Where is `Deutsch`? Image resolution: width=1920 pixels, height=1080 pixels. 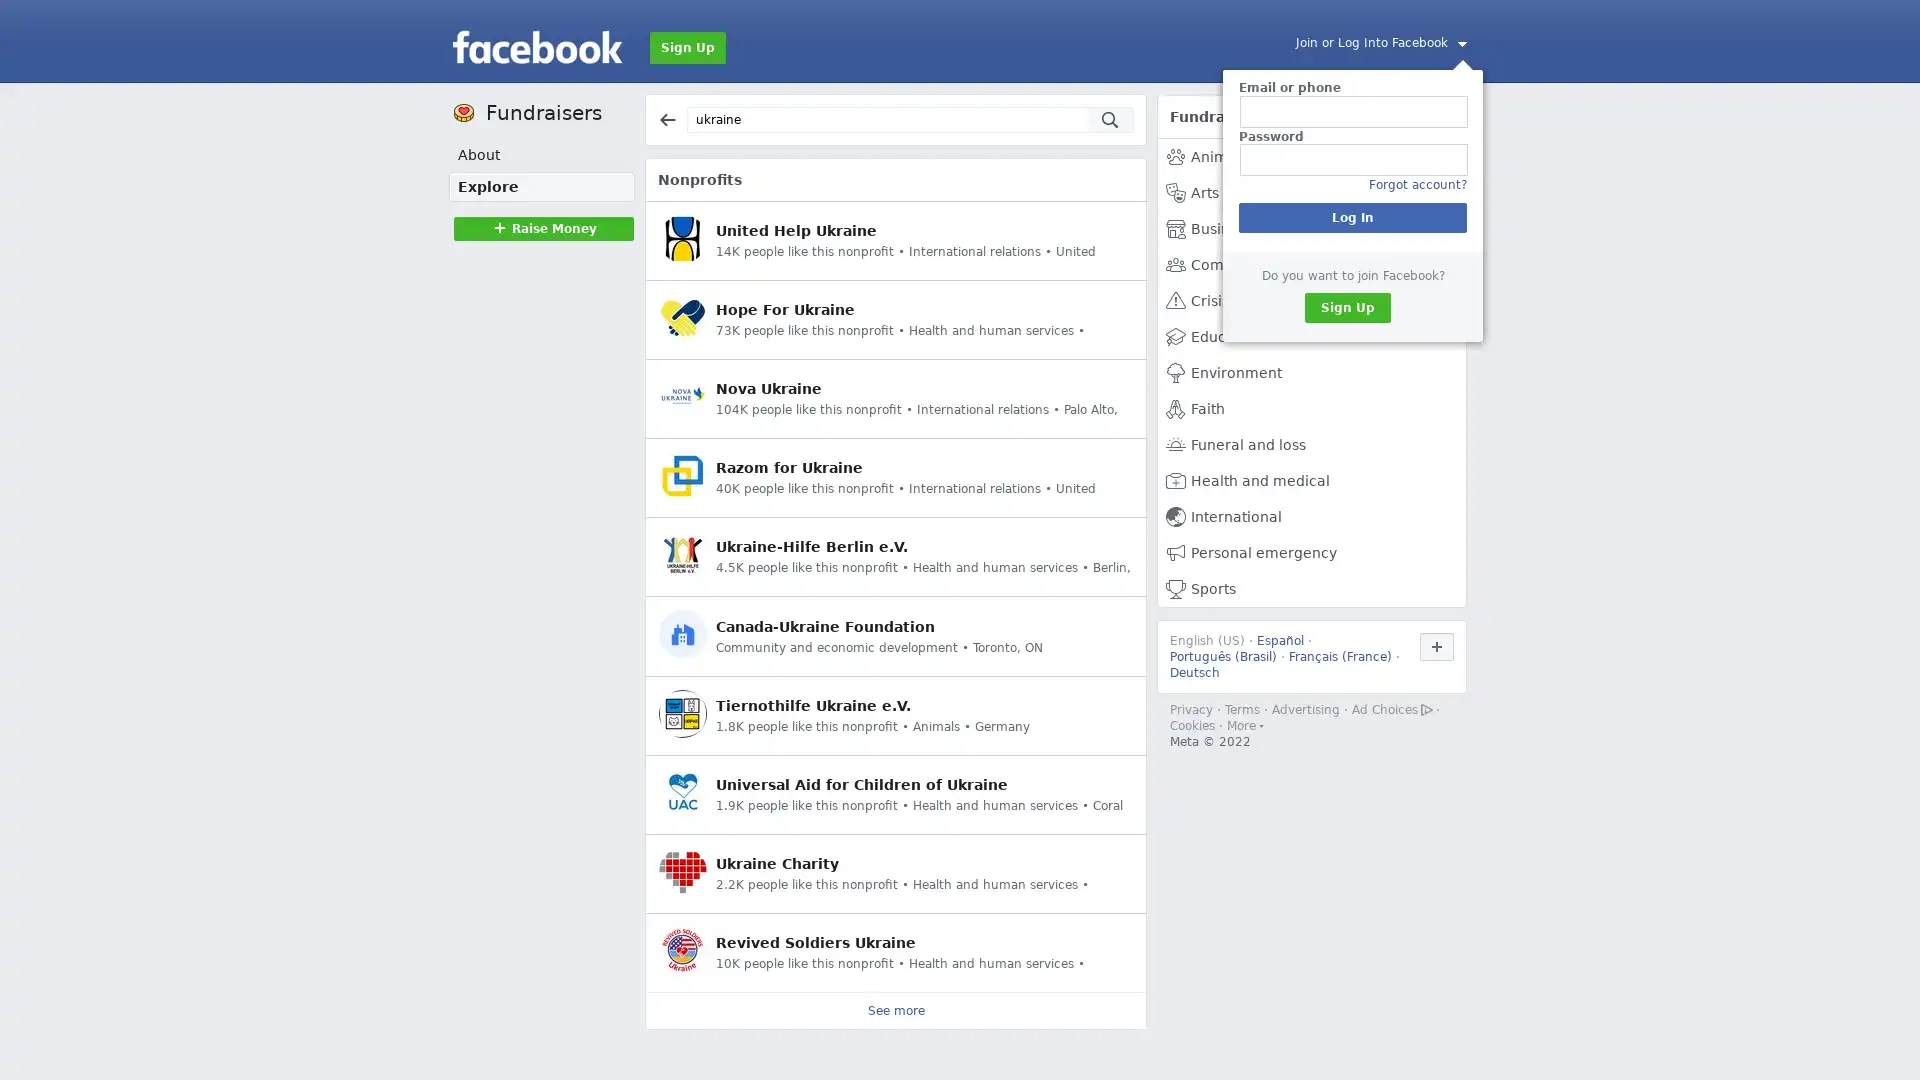 Deutsch is located at coordinates (1195, 672).